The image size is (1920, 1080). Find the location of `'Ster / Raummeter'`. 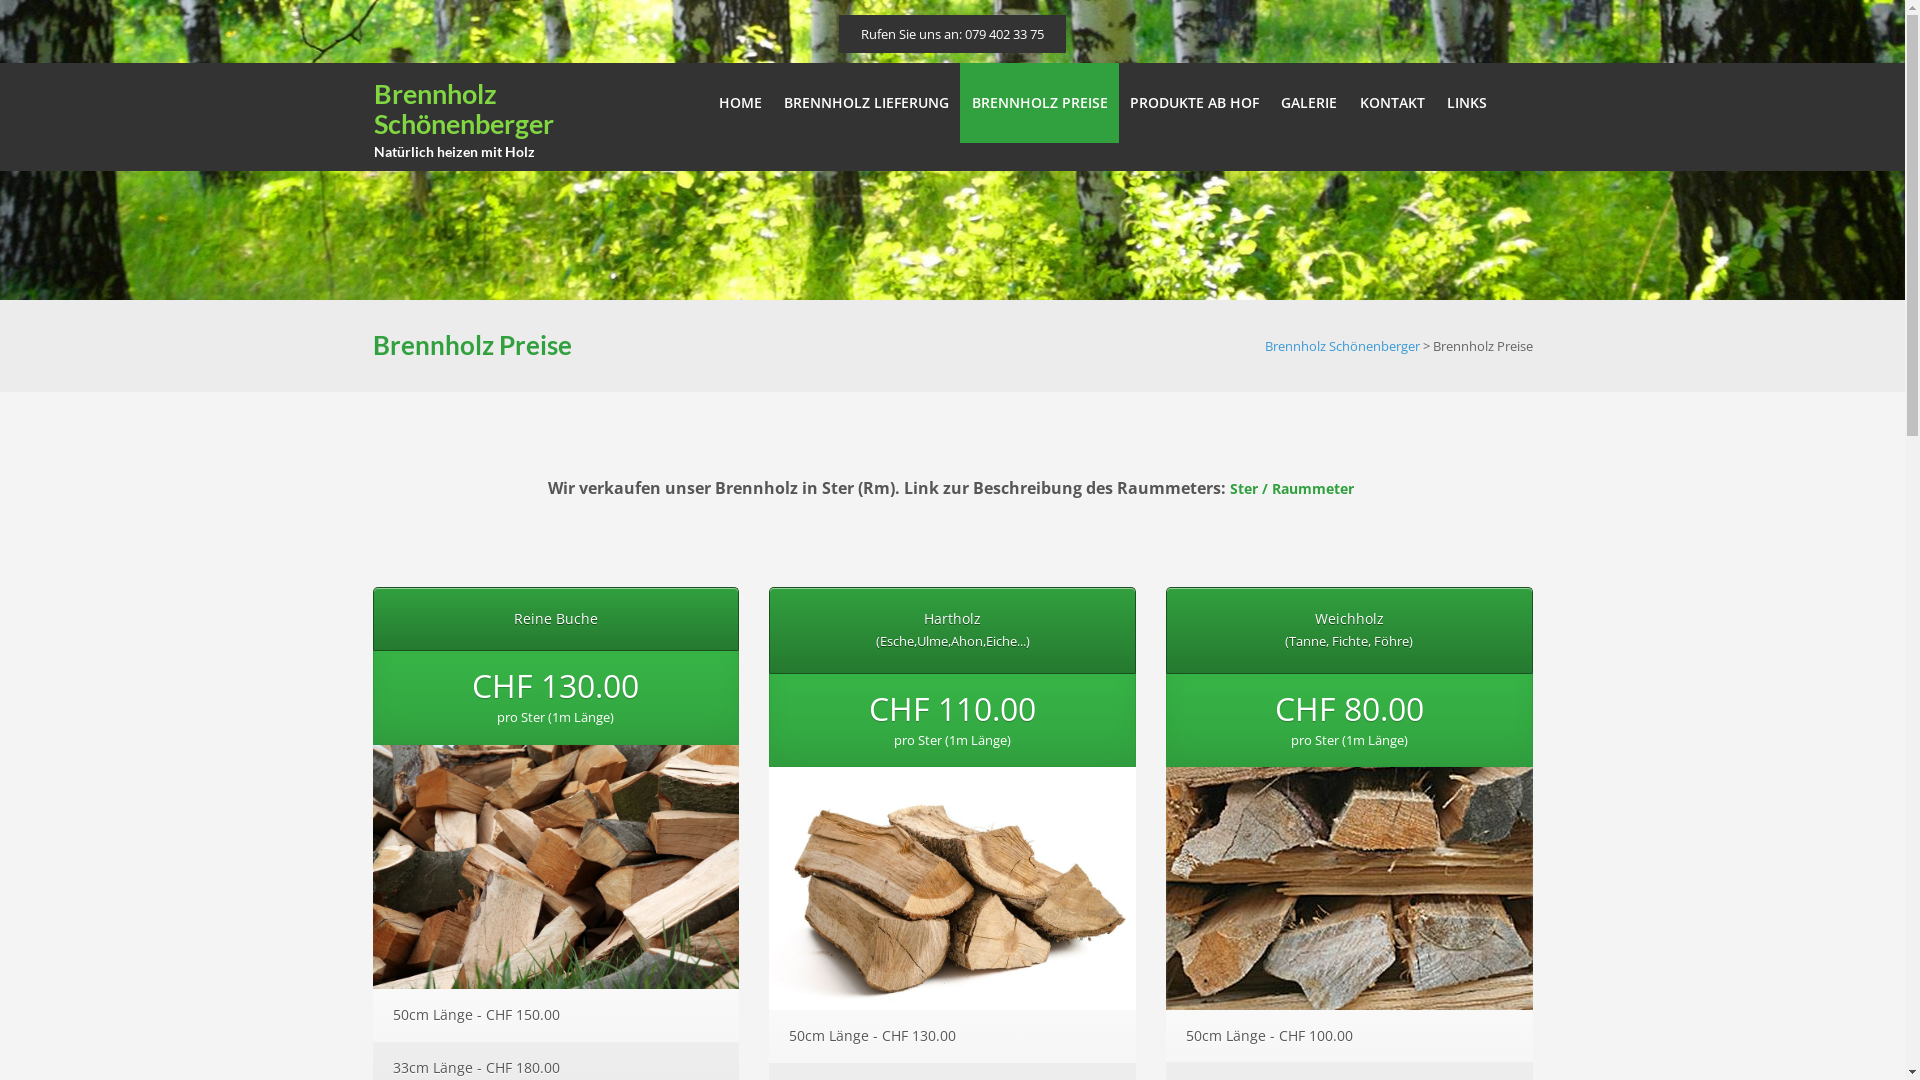

'Ster / Raummeter' is located at coordinates (1291, 488).